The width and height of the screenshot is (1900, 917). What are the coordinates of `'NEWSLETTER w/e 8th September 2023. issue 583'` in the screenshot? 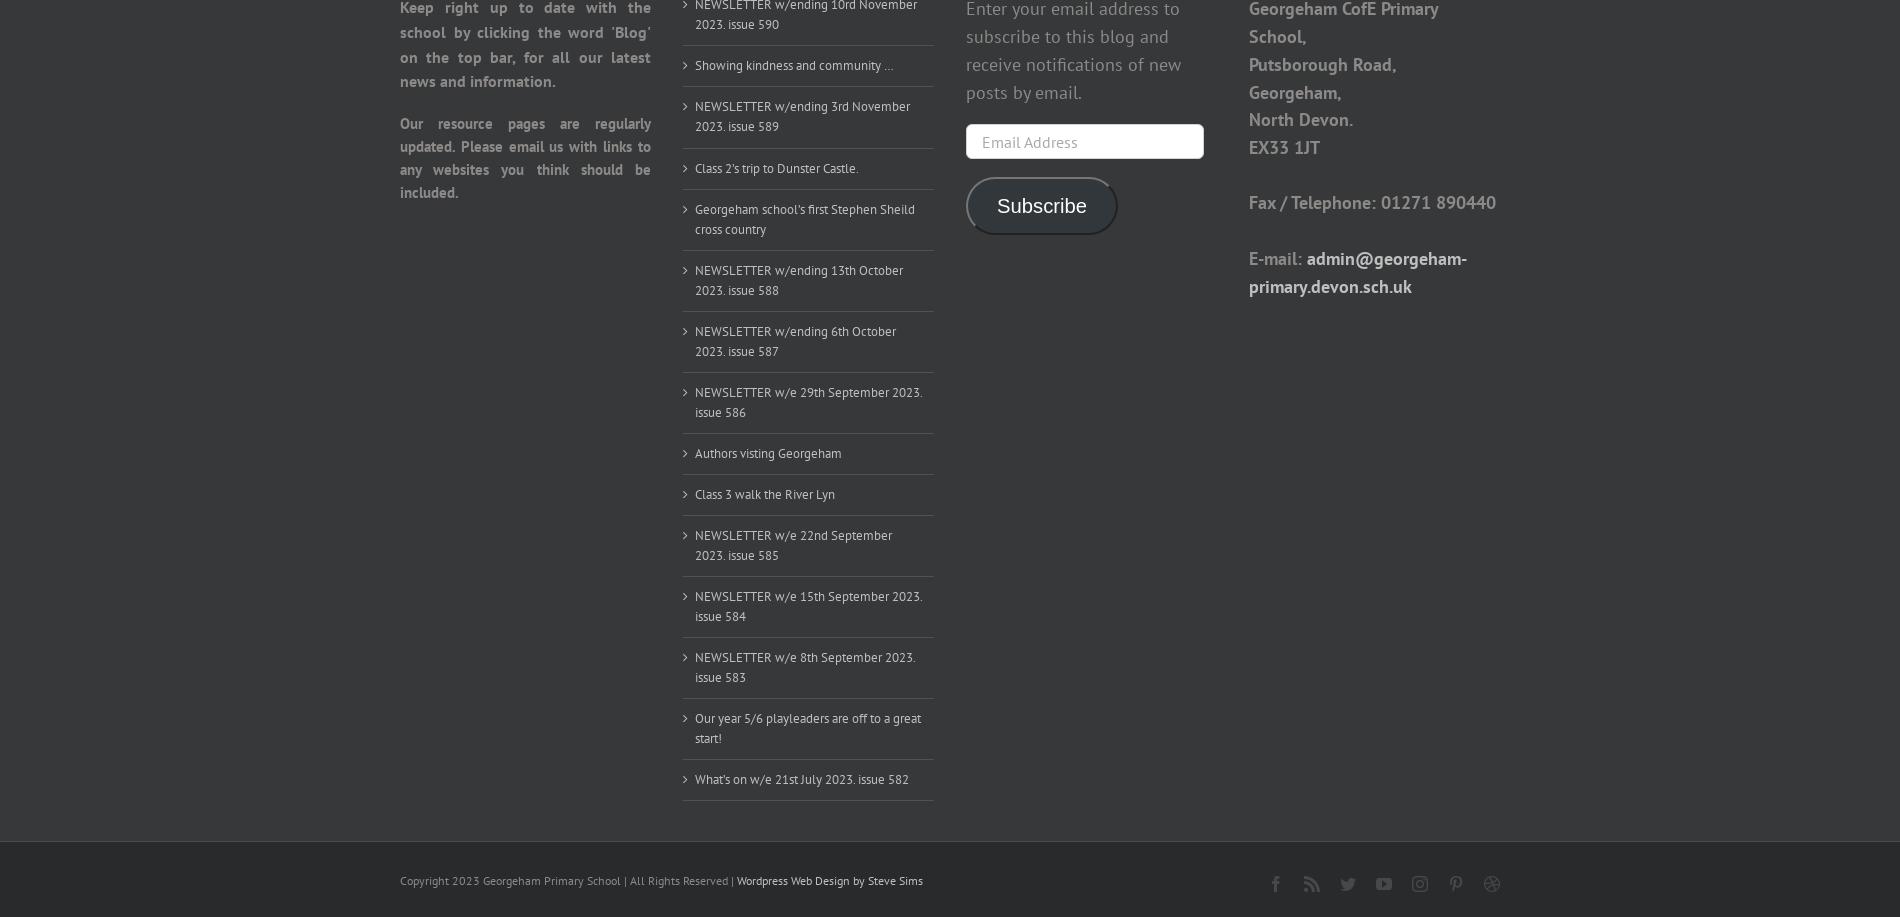 It's located at (804, 666).